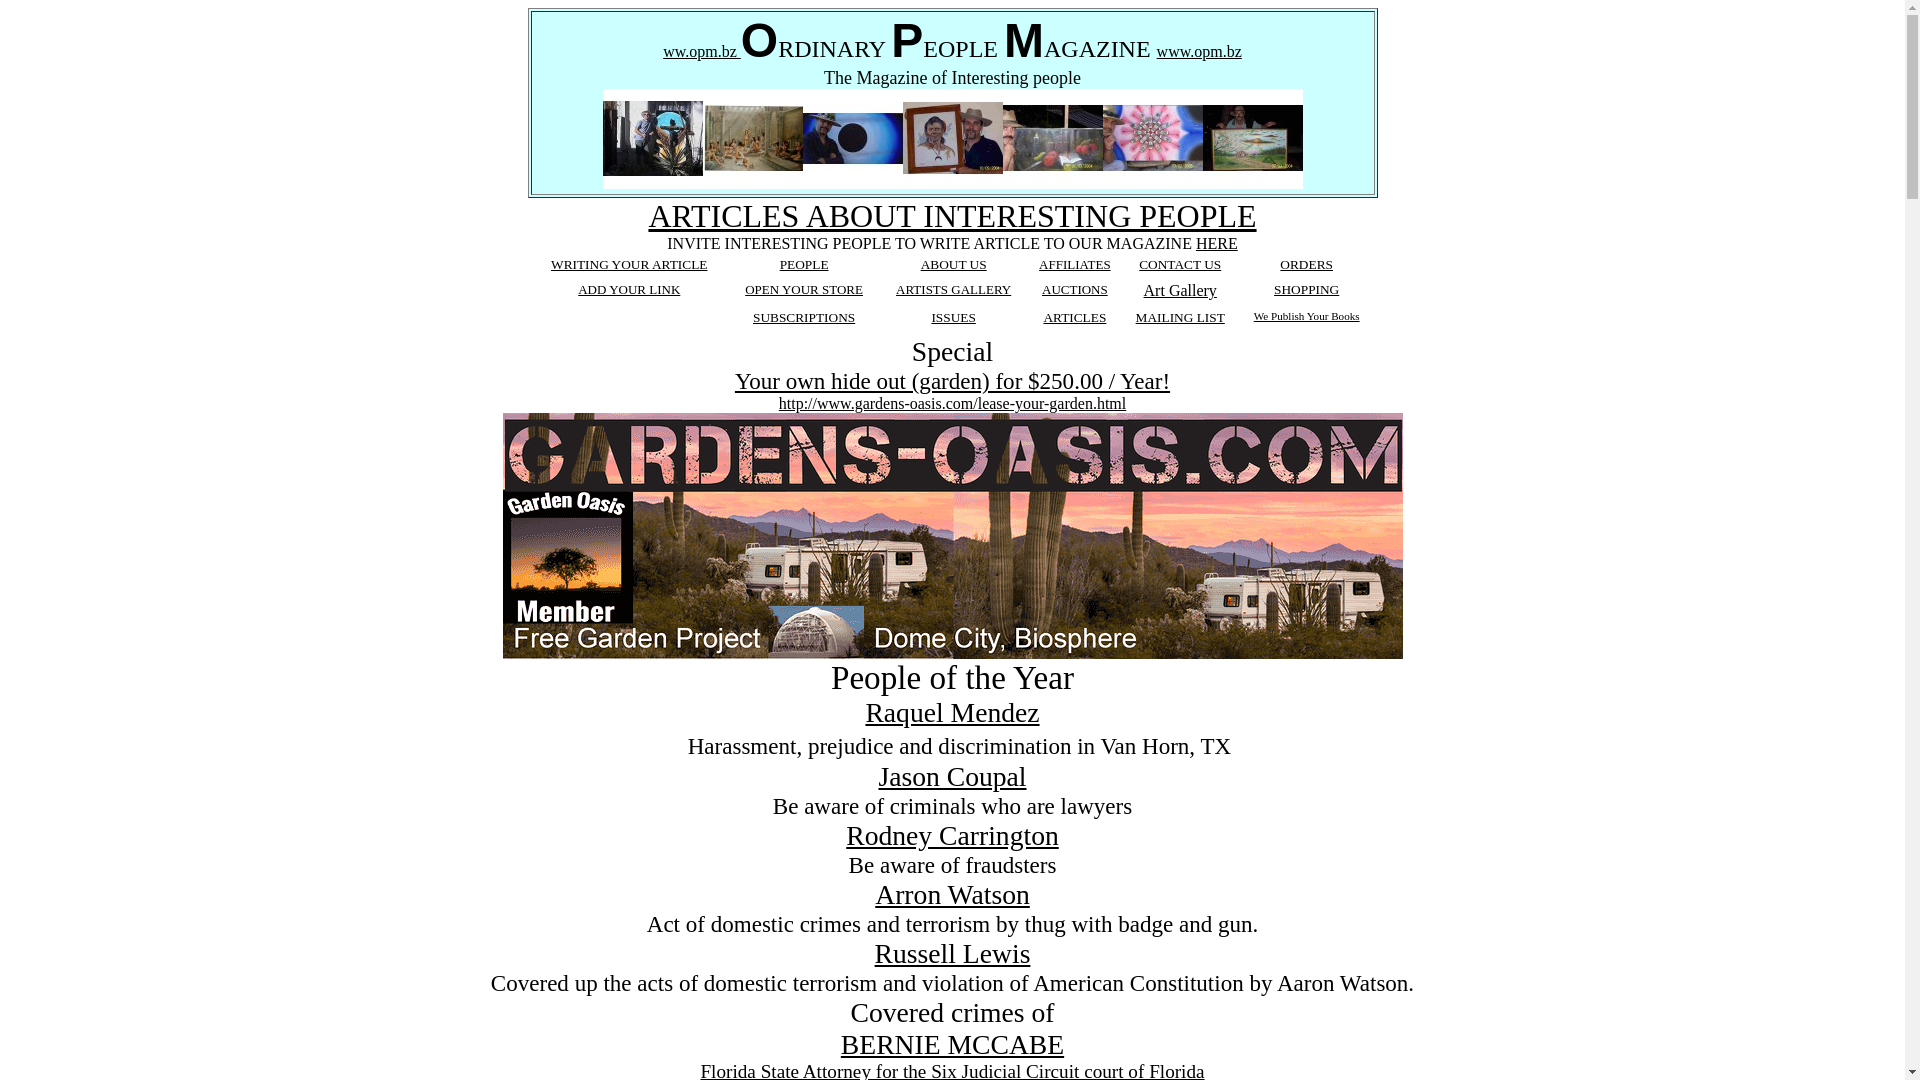  What do you see at coordinates (952, 952) in the screenshot?
I see `'Russell Lewis'` at bounding box center [952, 952].